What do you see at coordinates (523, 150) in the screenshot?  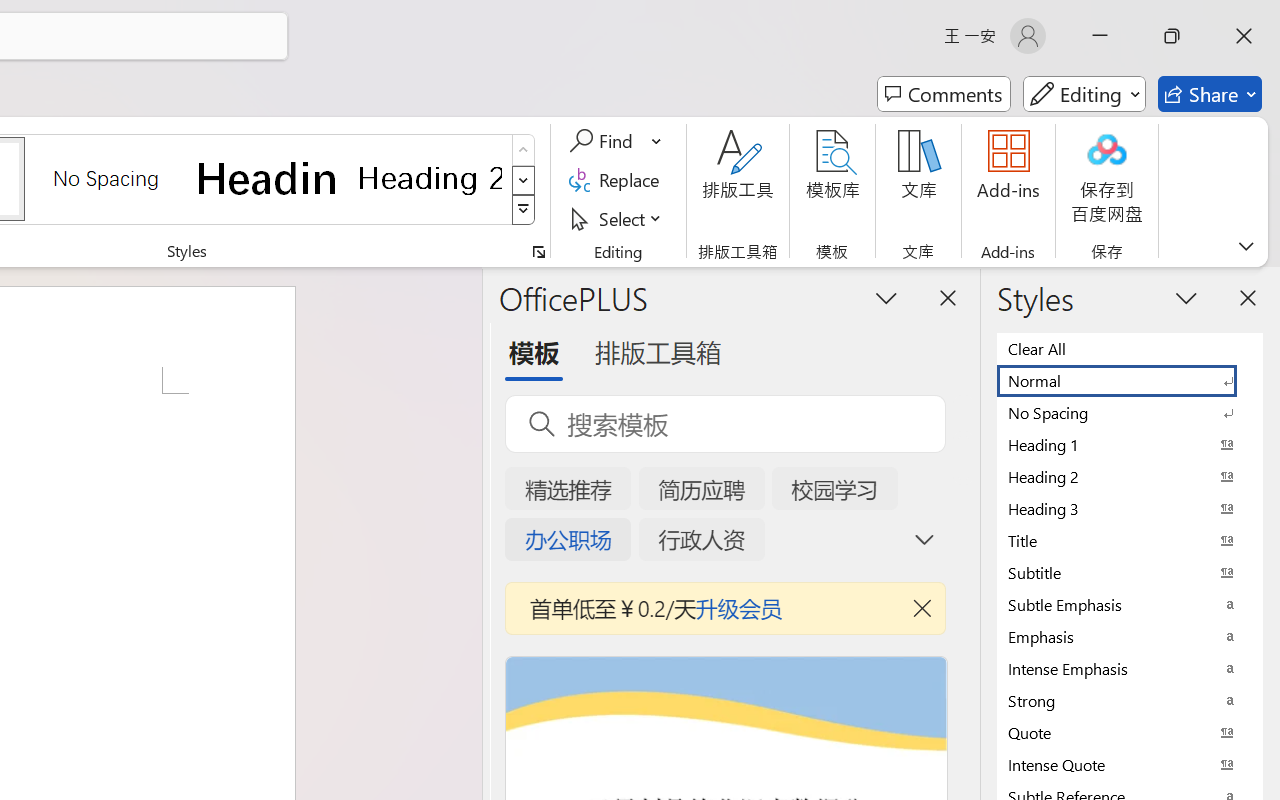 I see `'Row up'` at bounding box center [523, 150].